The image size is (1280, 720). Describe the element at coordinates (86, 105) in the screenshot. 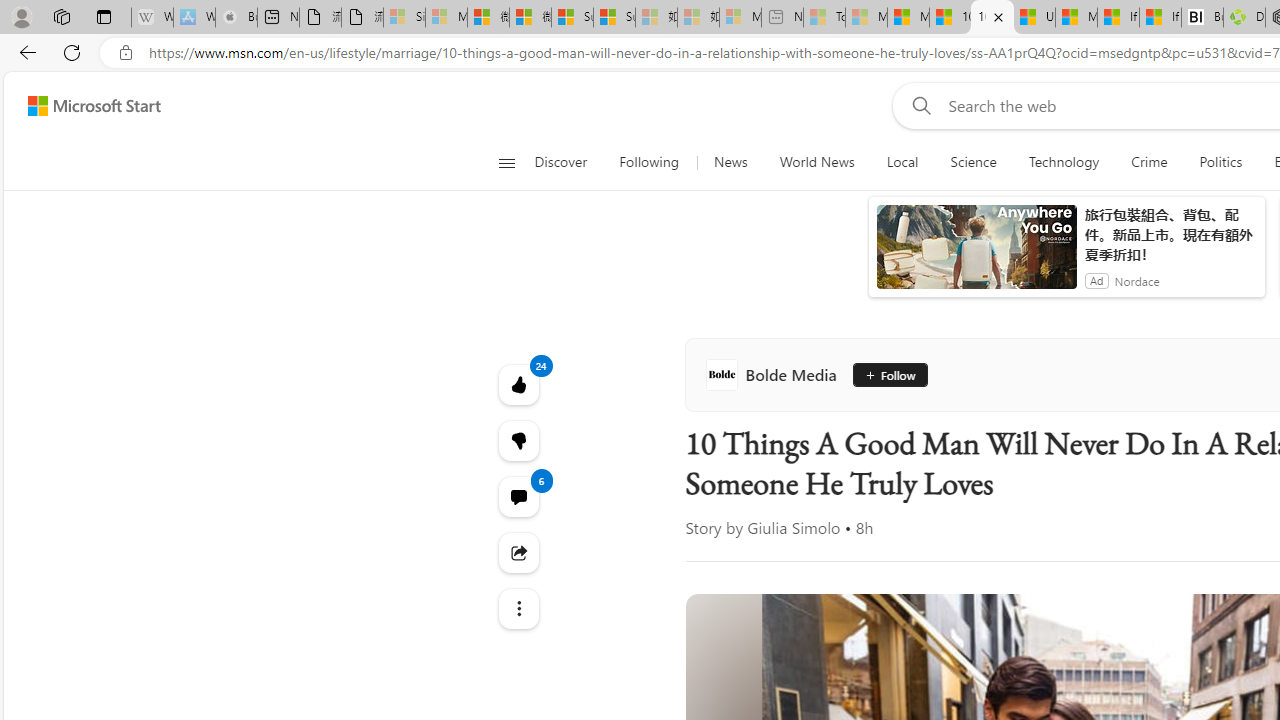

I see `'Skip to content'` at that location.